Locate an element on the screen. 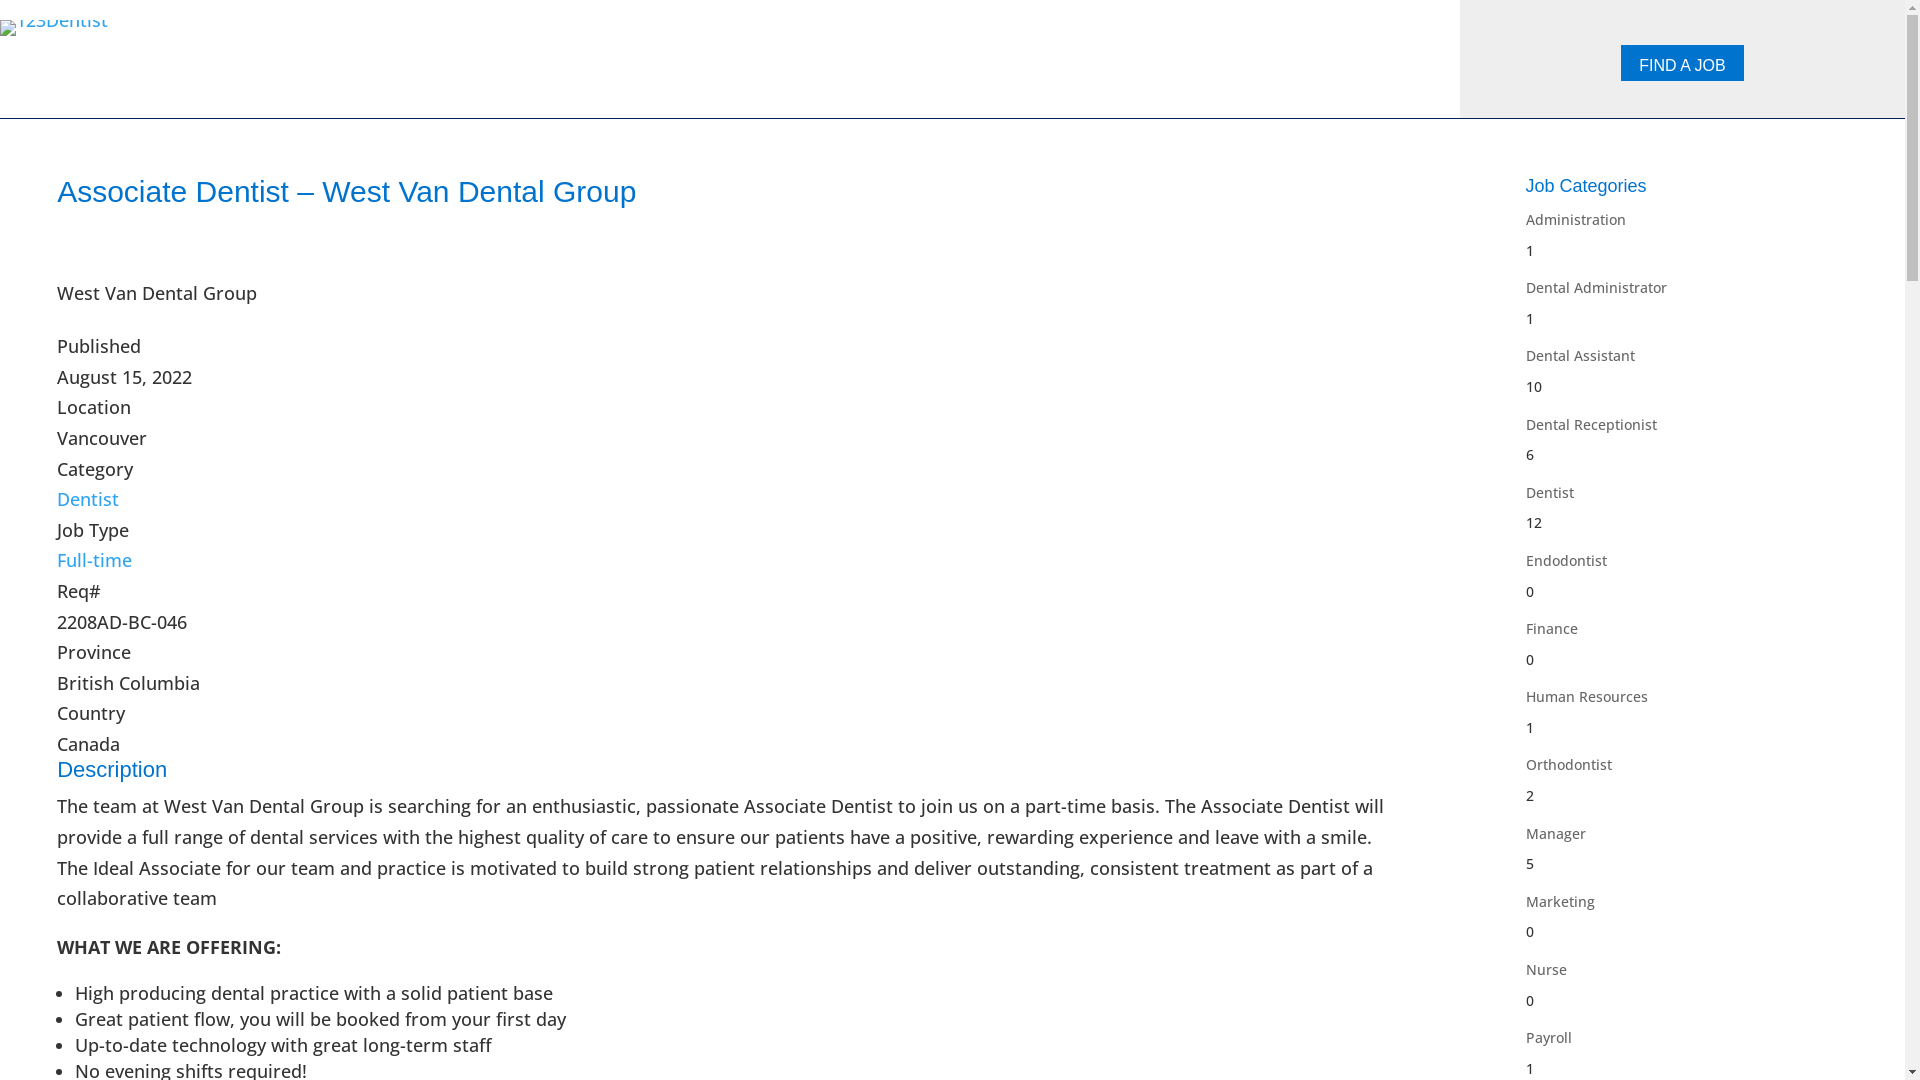 The width and height of the screenshot is (1920, 1080). '123dentist-logo' is located at coordinates (53, 27).